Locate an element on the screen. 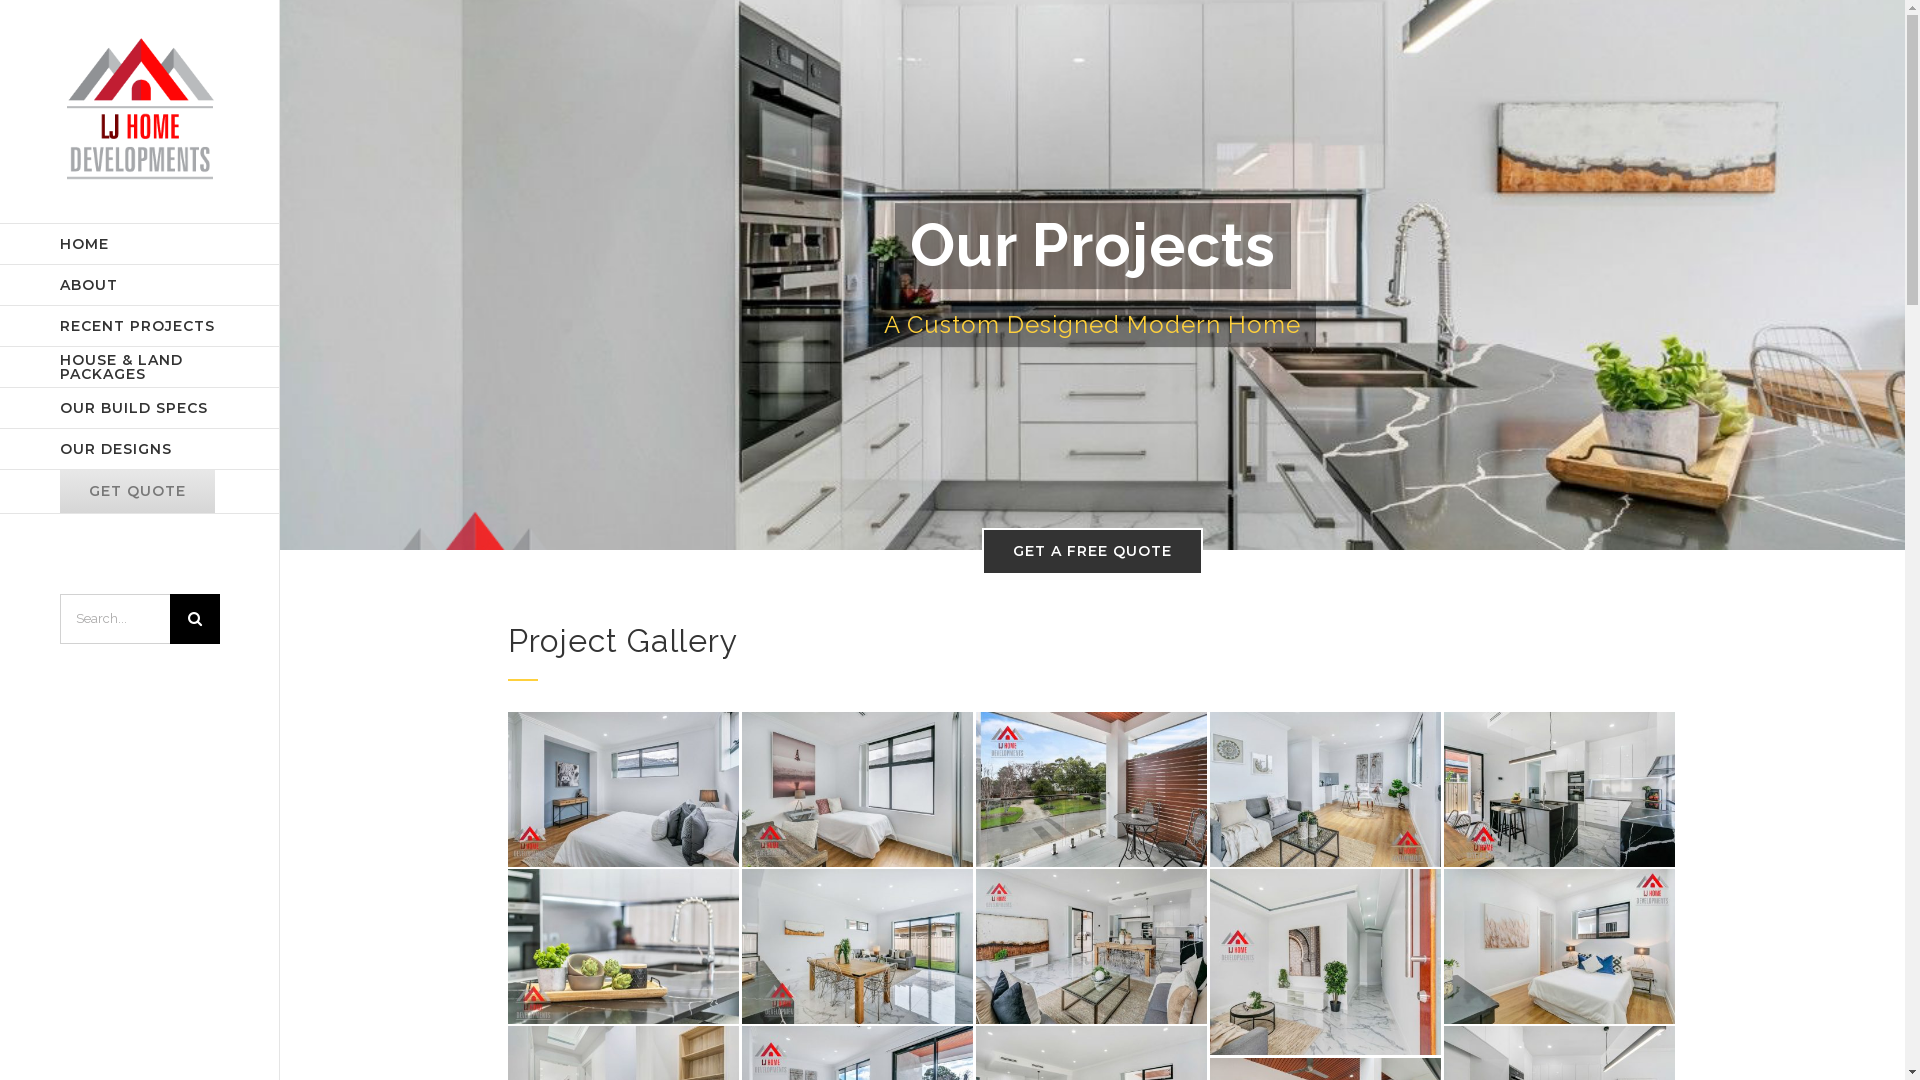  'HOME' is located at coordinates (138, 242).